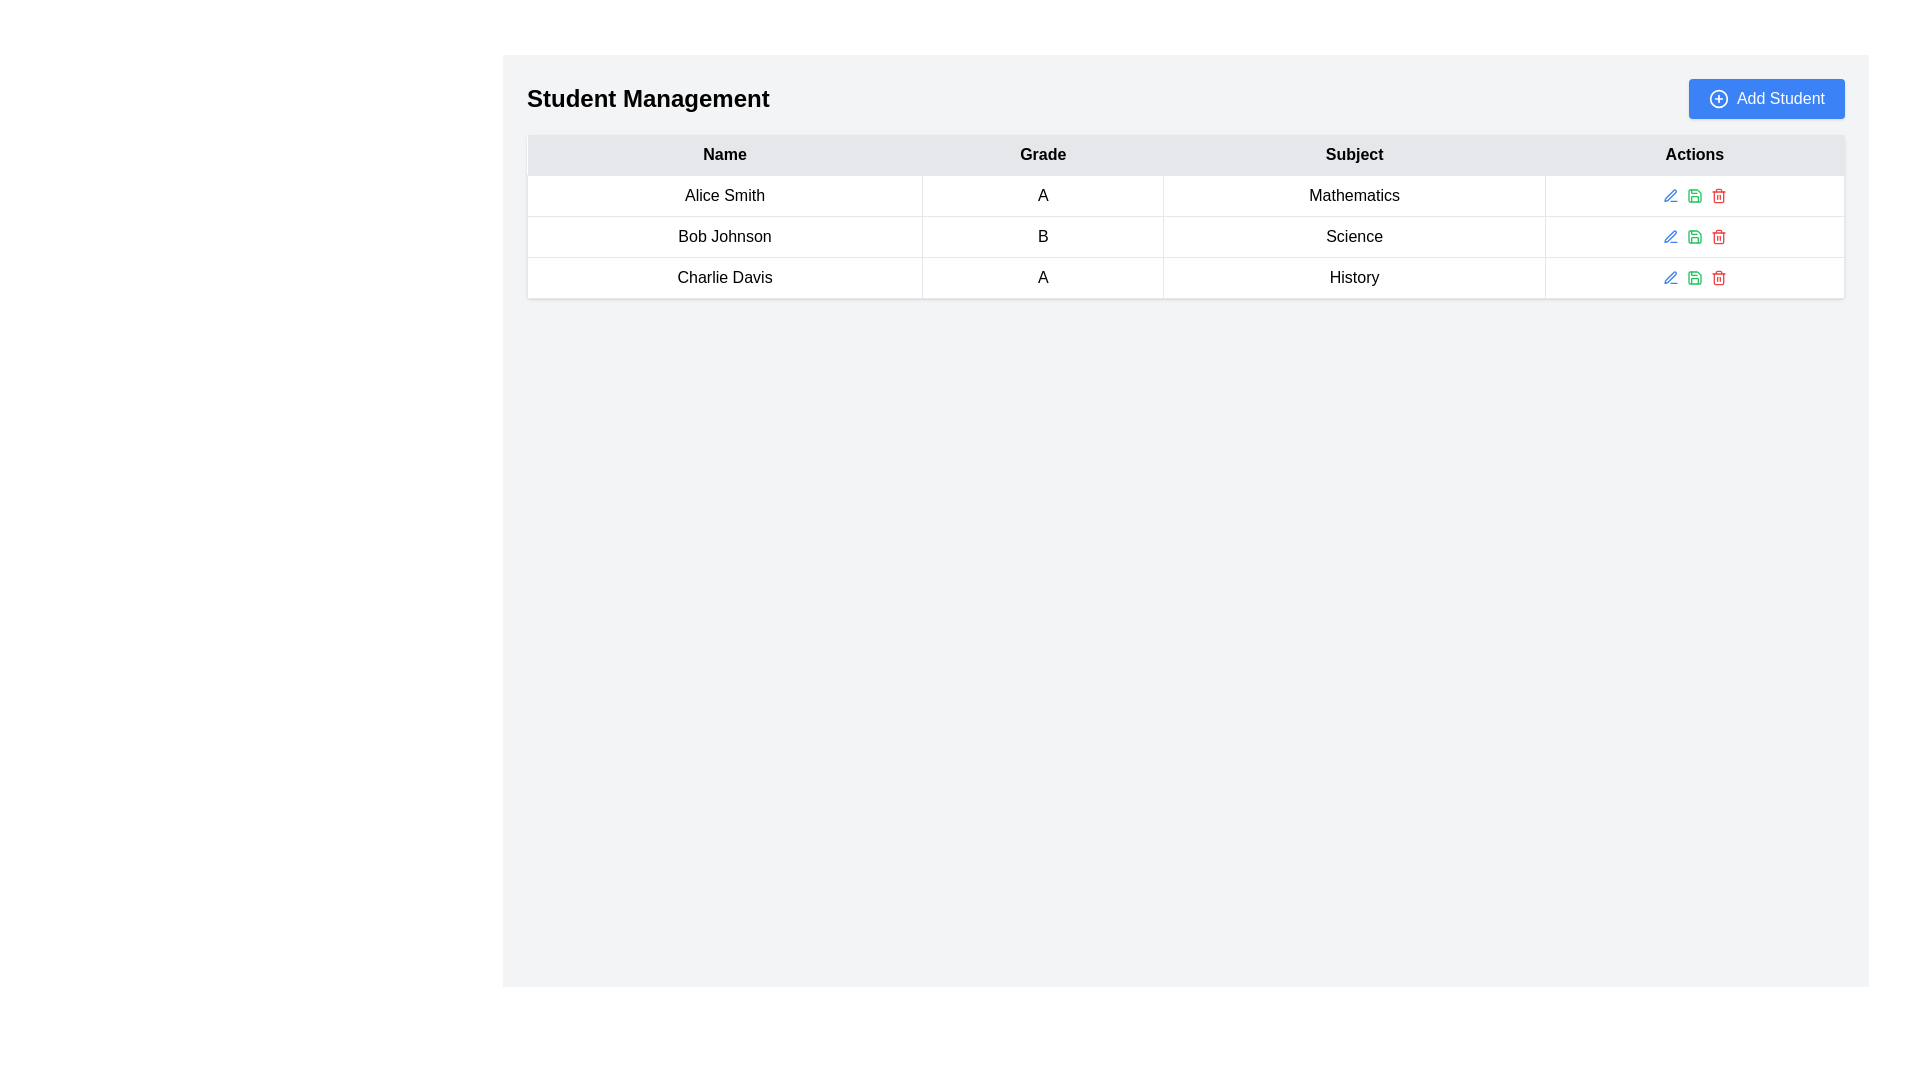  What do you see at coordinates (1717, 277) in the screenshot?
I see `the delete button in the 'Actions' column for the row corresponding to 'Charlie Davis'` at bounding box center [1717, 277].